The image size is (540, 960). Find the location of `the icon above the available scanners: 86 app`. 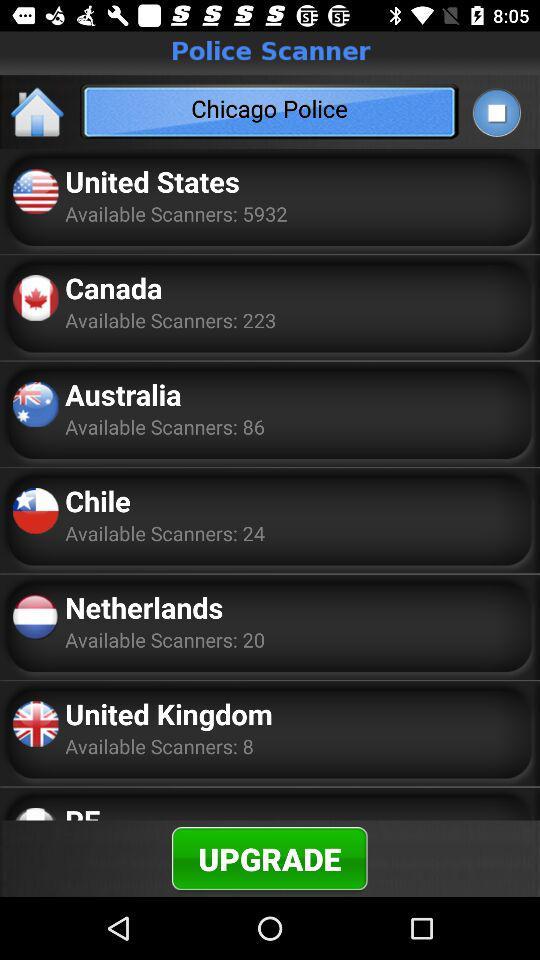

the icon above the available scanners: 86 app is located at coordinates (123, 393).